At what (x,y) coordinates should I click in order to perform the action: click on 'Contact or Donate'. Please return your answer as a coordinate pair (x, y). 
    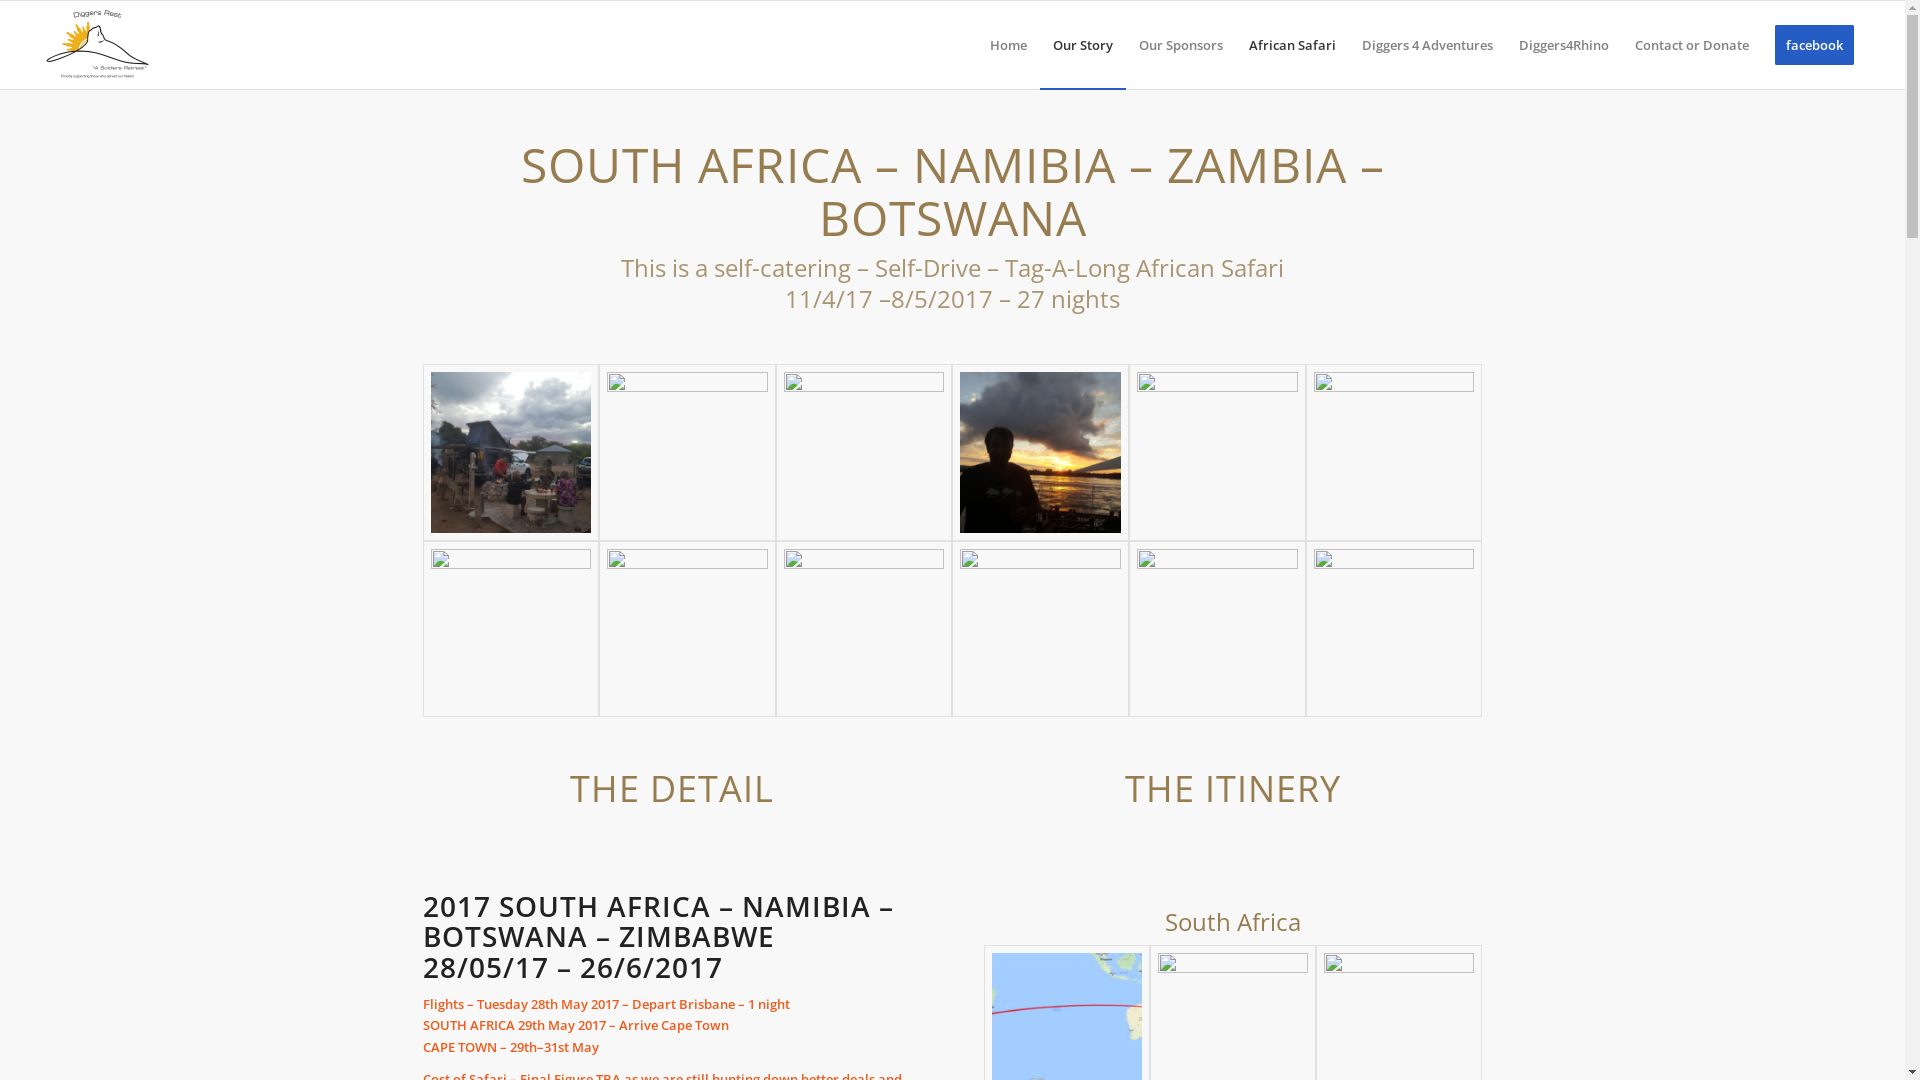
    Looking at the image, I should click on (1691, 45).